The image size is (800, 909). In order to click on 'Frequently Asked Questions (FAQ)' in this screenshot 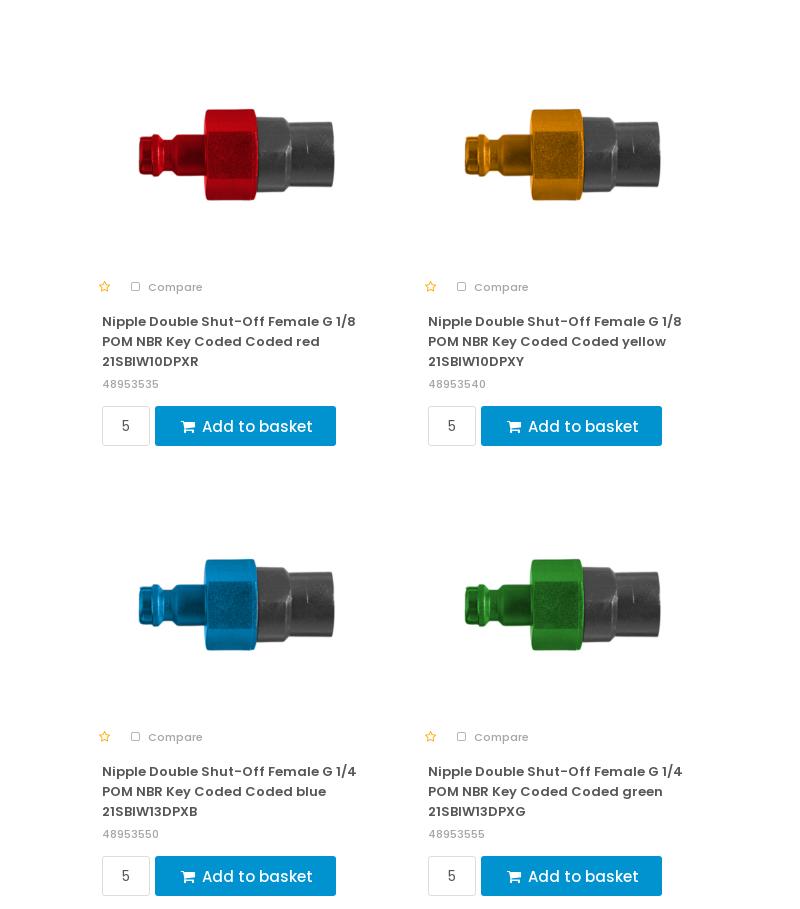, I will do `click(536, 621)`.